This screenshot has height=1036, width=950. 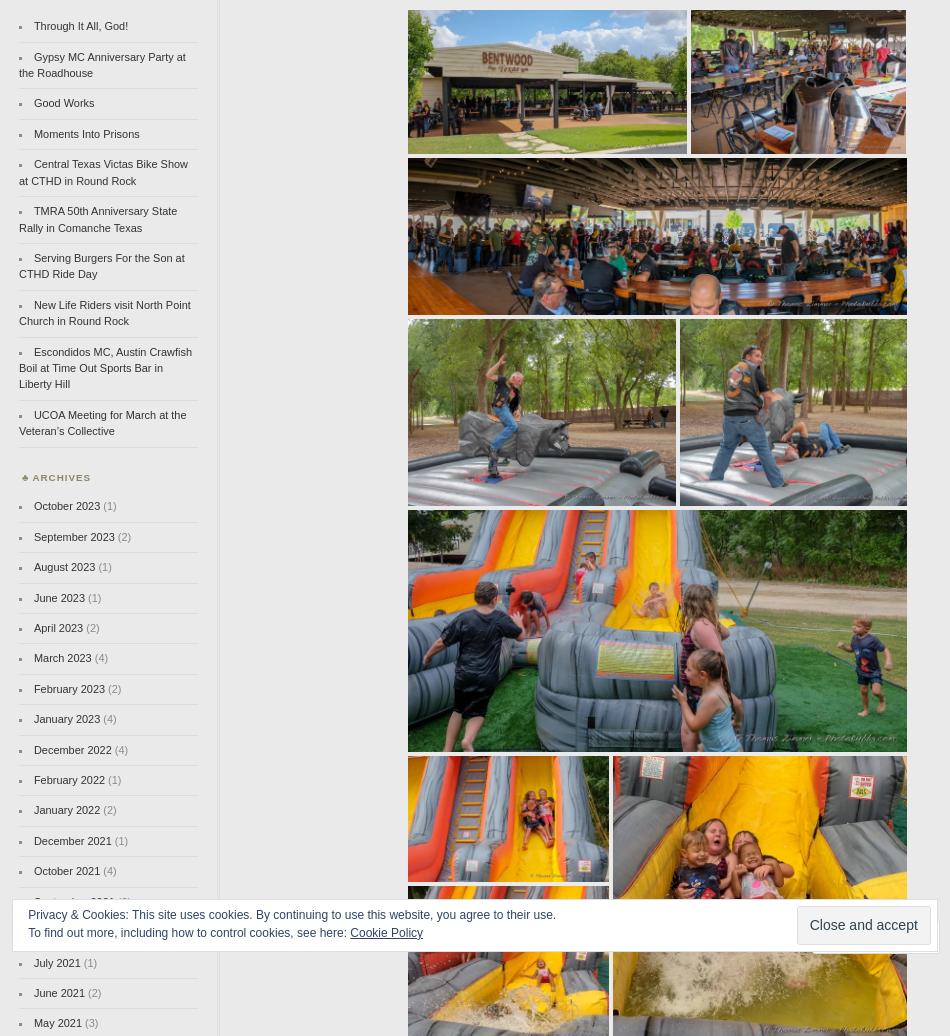 I want to click on 'TMRA 50th Anniversary State Rally in Comanche Texas', so click(x=98, y=219).